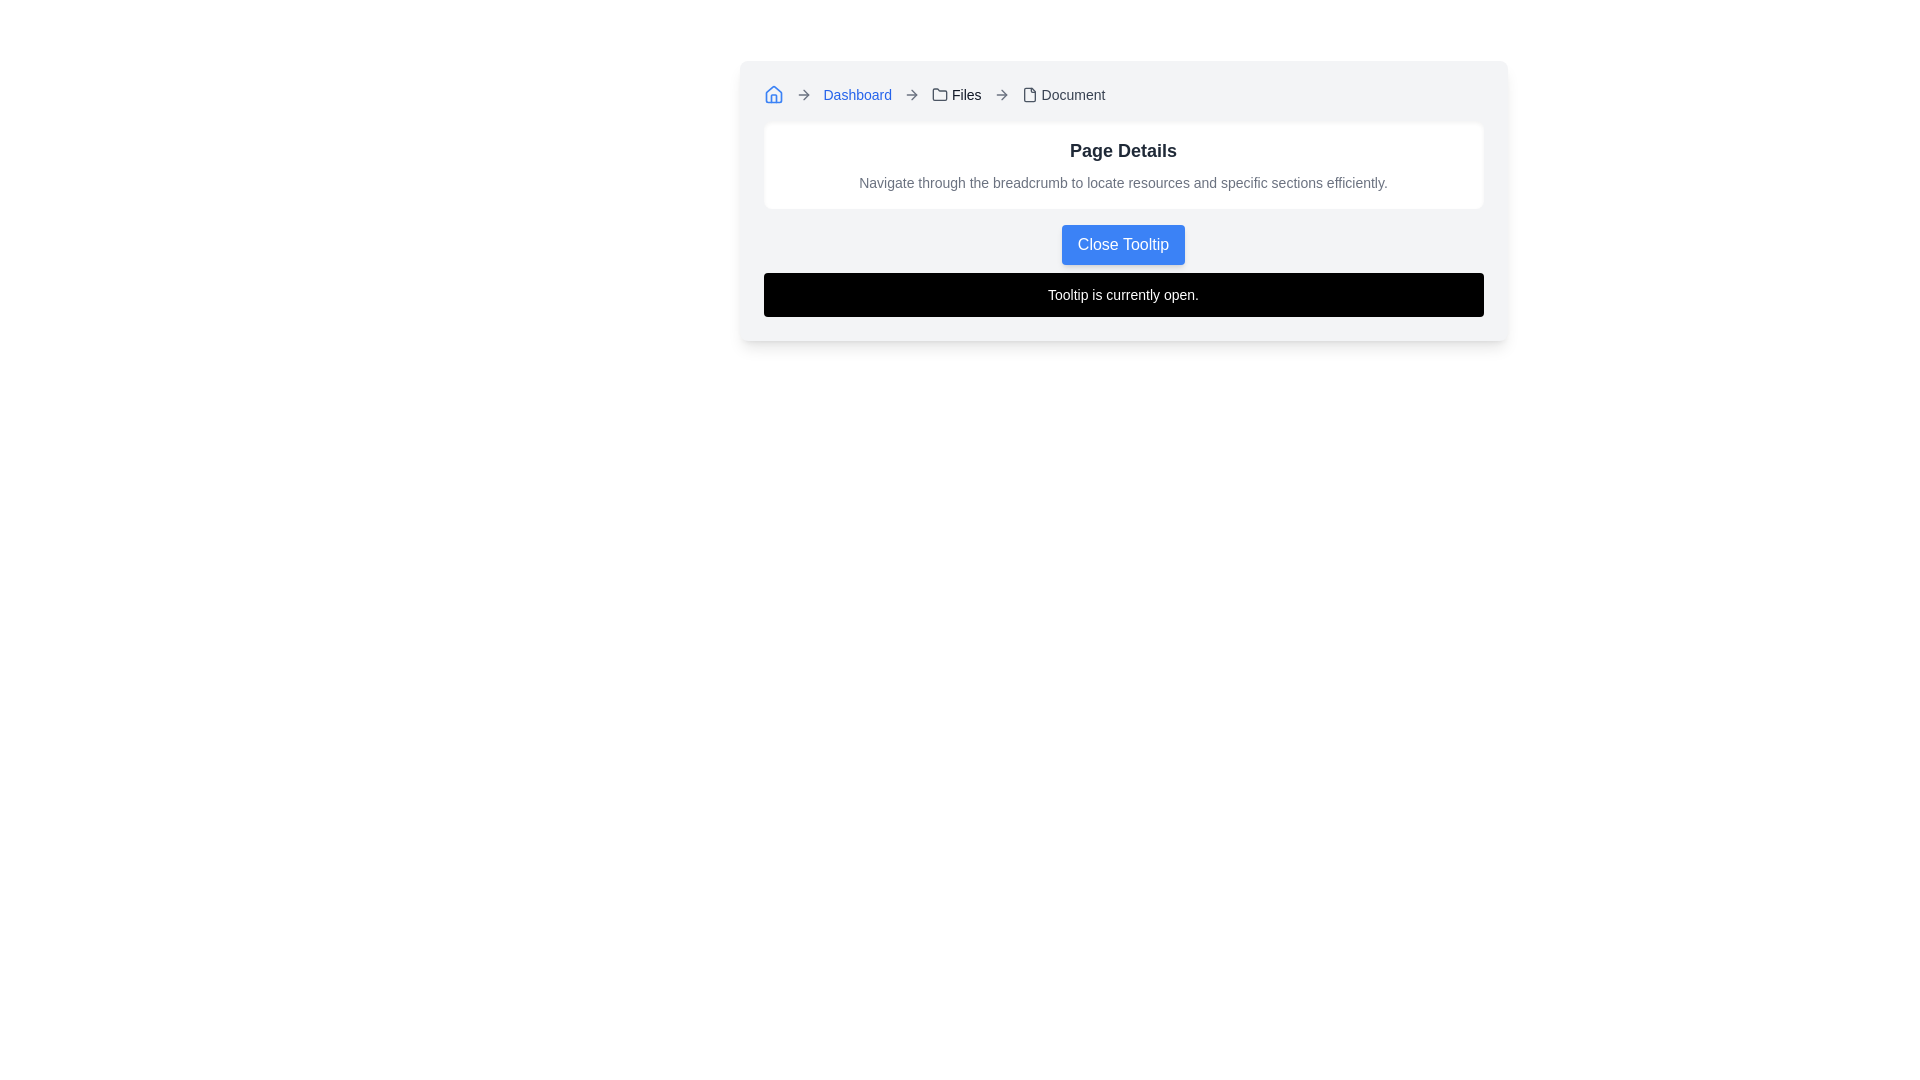 The width and height of the screenshot is (1920, 1080). Describe the element at coordinates (911, 95) in the screenshot. I see `the second right-pointing arrow icon in the breadcrumb navigation bar, located next to the 'Dashboard' text` at that location.